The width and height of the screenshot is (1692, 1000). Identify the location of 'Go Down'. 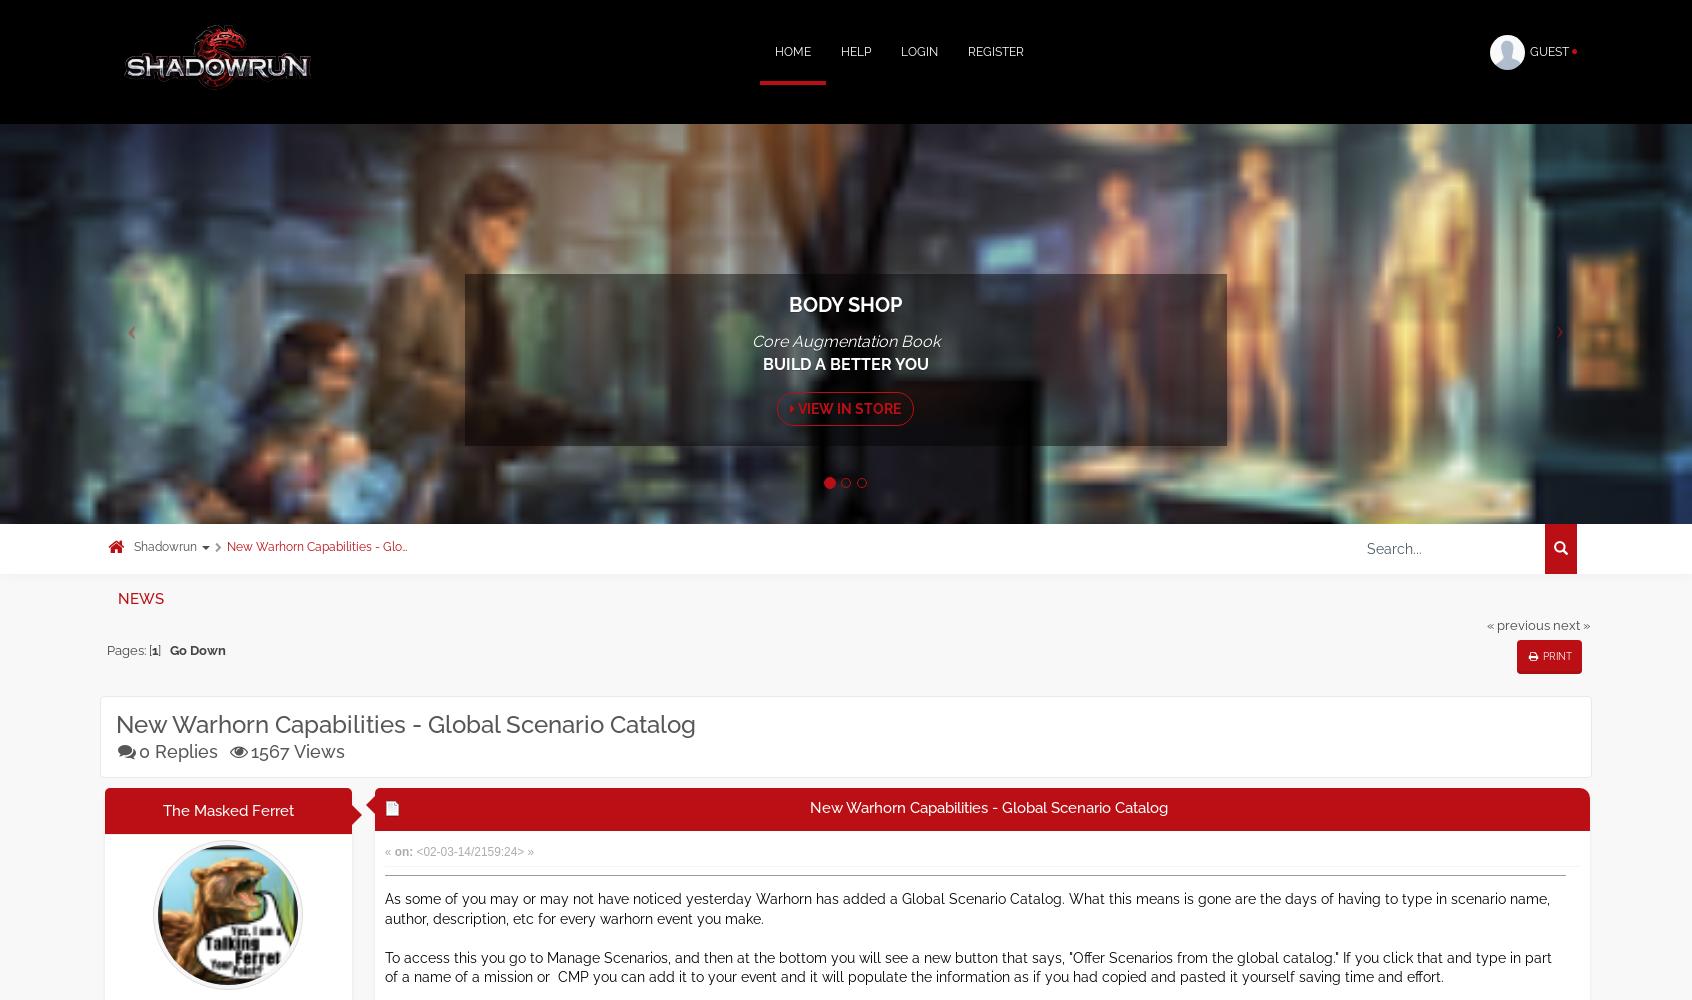
(196, 650).